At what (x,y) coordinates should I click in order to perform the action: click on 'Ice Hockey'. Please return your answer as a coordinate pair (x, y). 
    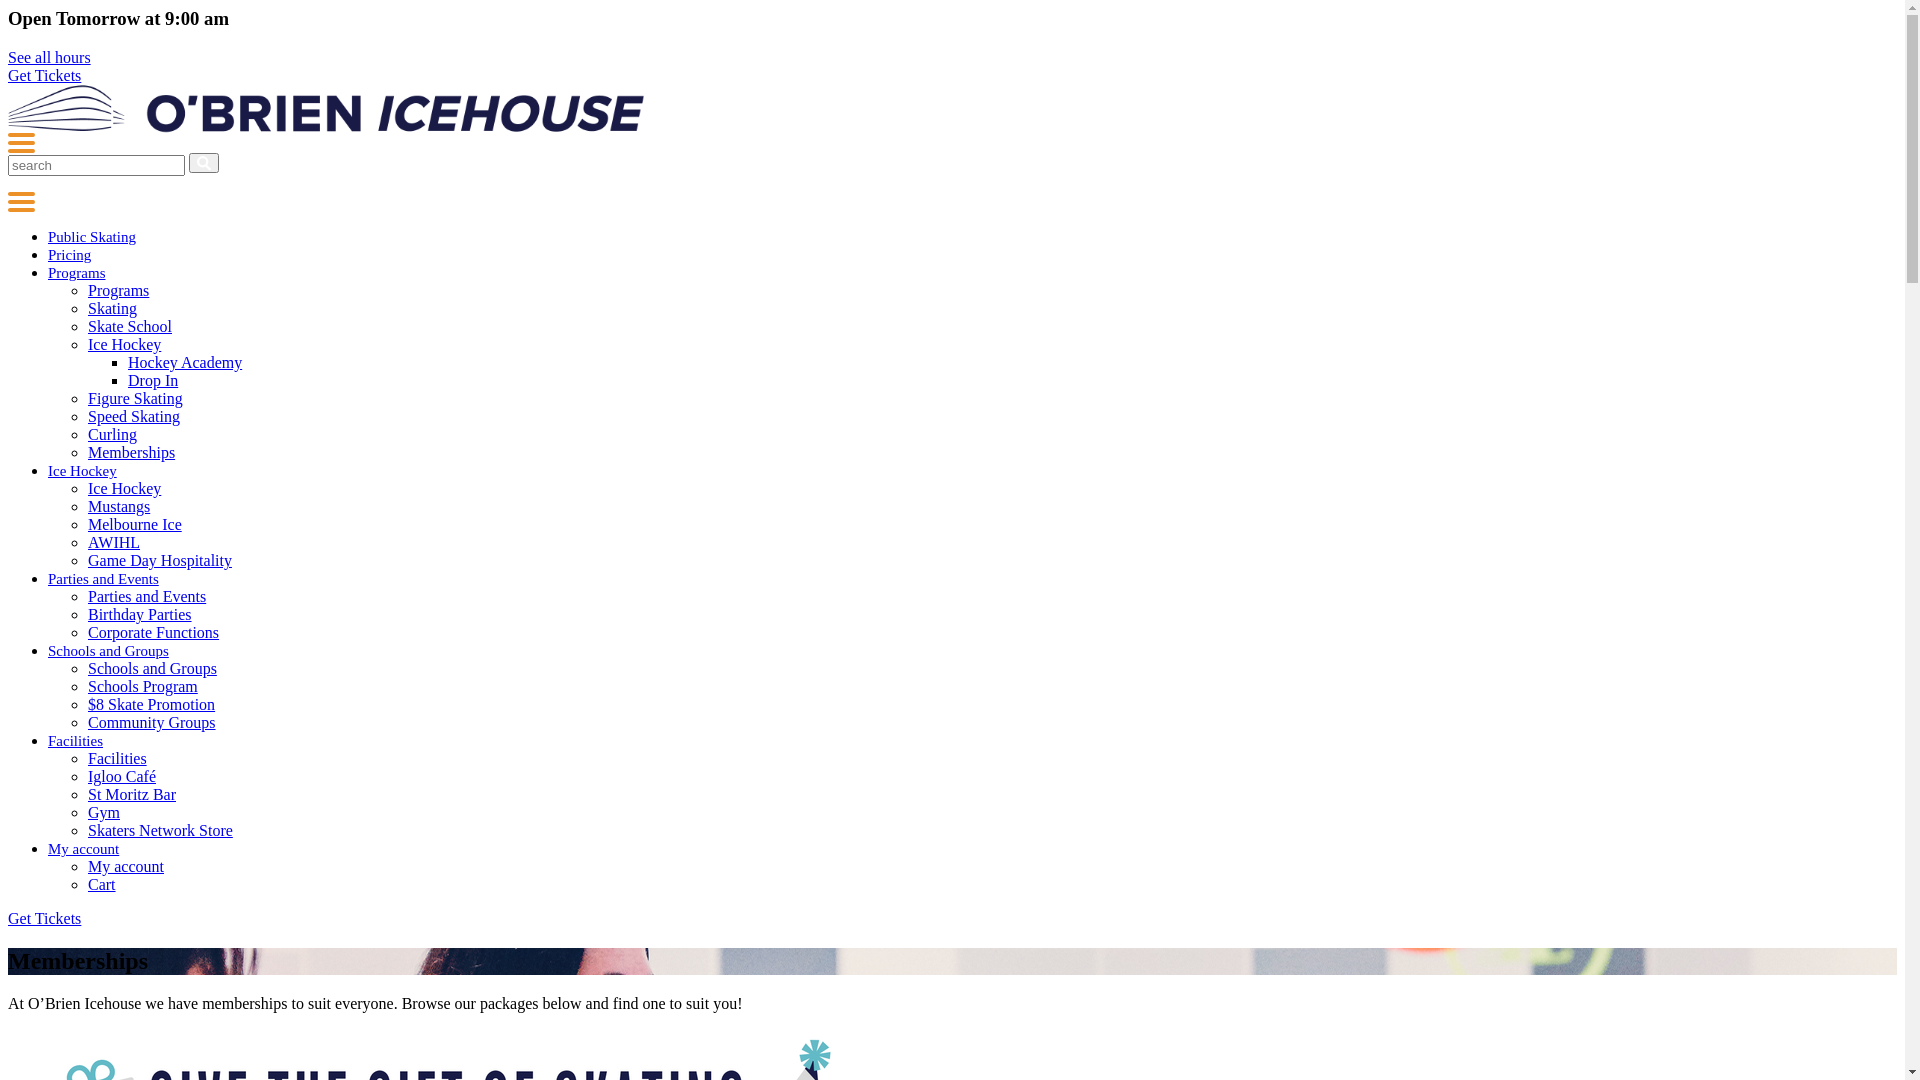
    Looking at the image, I should click on (81, 470).